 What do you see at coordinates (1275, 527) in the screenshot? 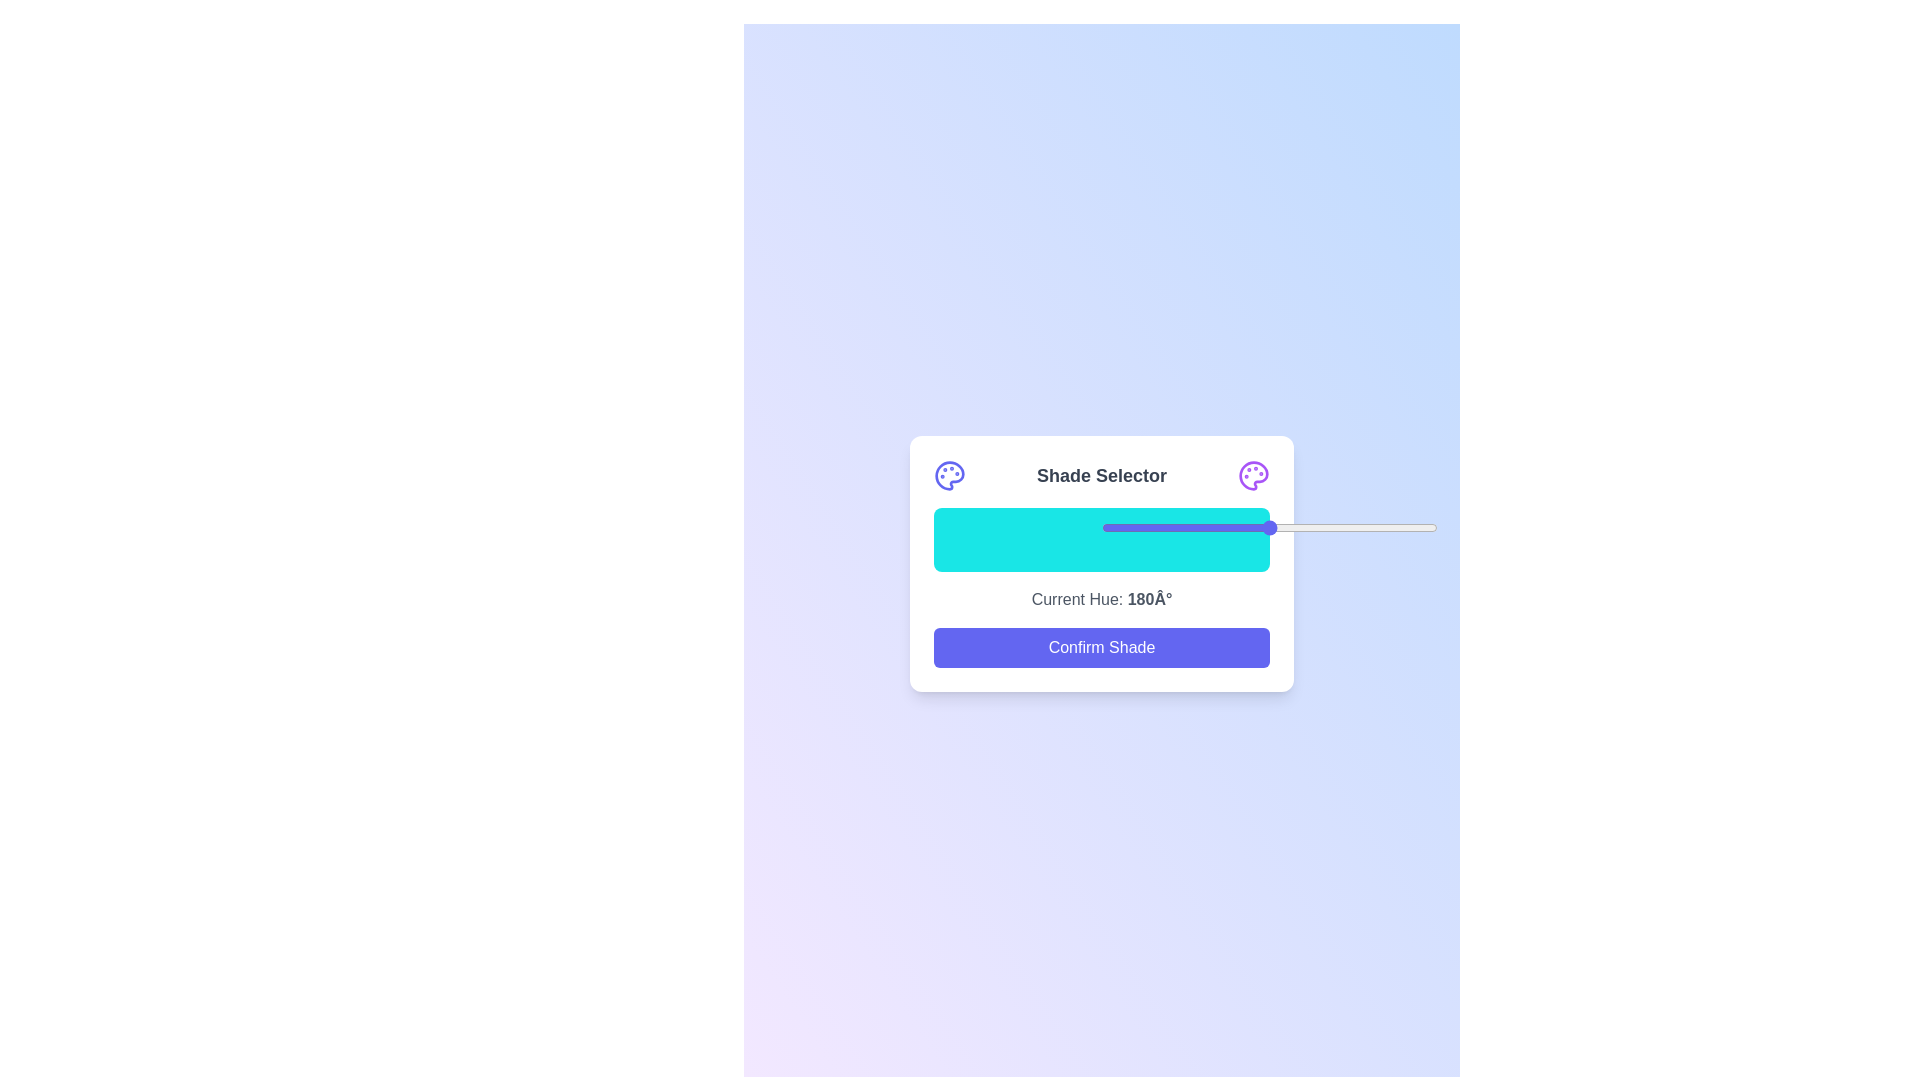
I see `the slider to set the shade to 52%` at bounding box center [1275, 527].